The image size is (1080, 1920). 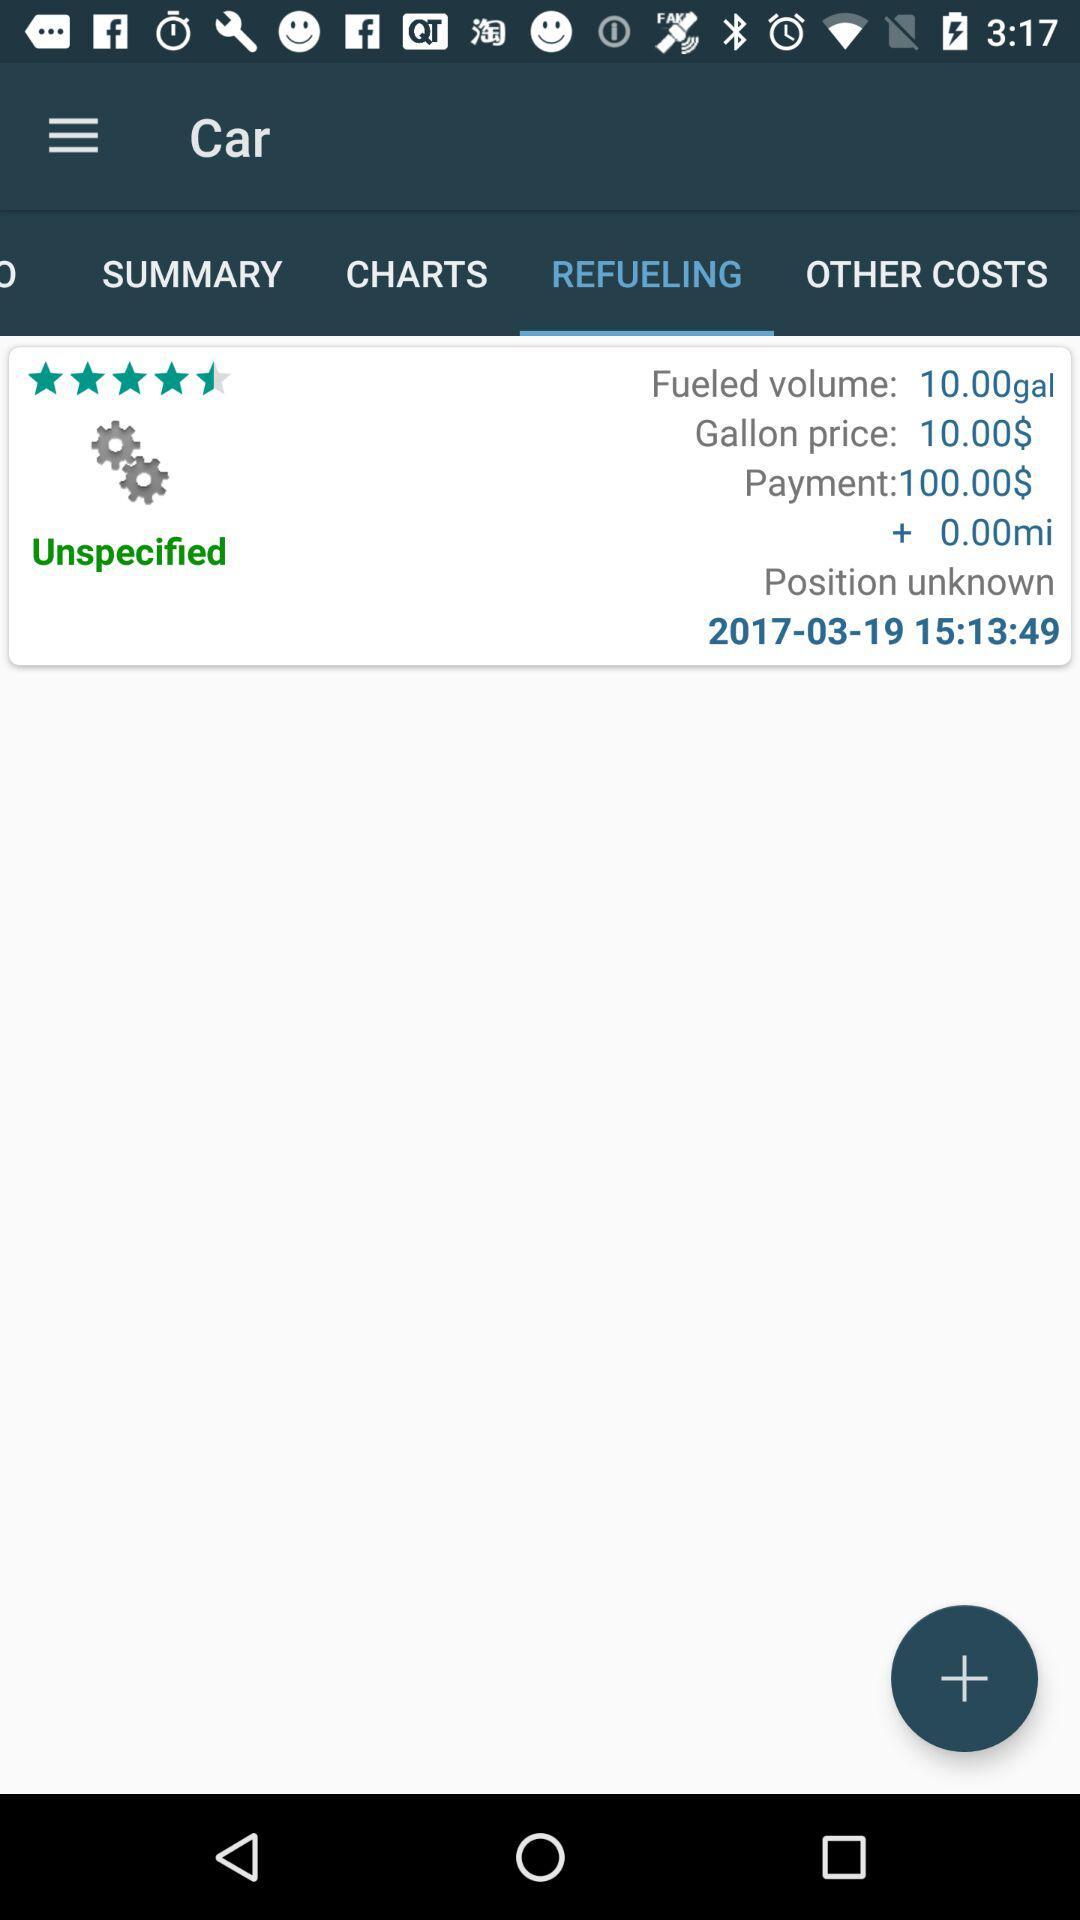 What do you see at coordinates (909, 579) in the screenshot?
I see `position unknown item` at bounding box center [909, 579].